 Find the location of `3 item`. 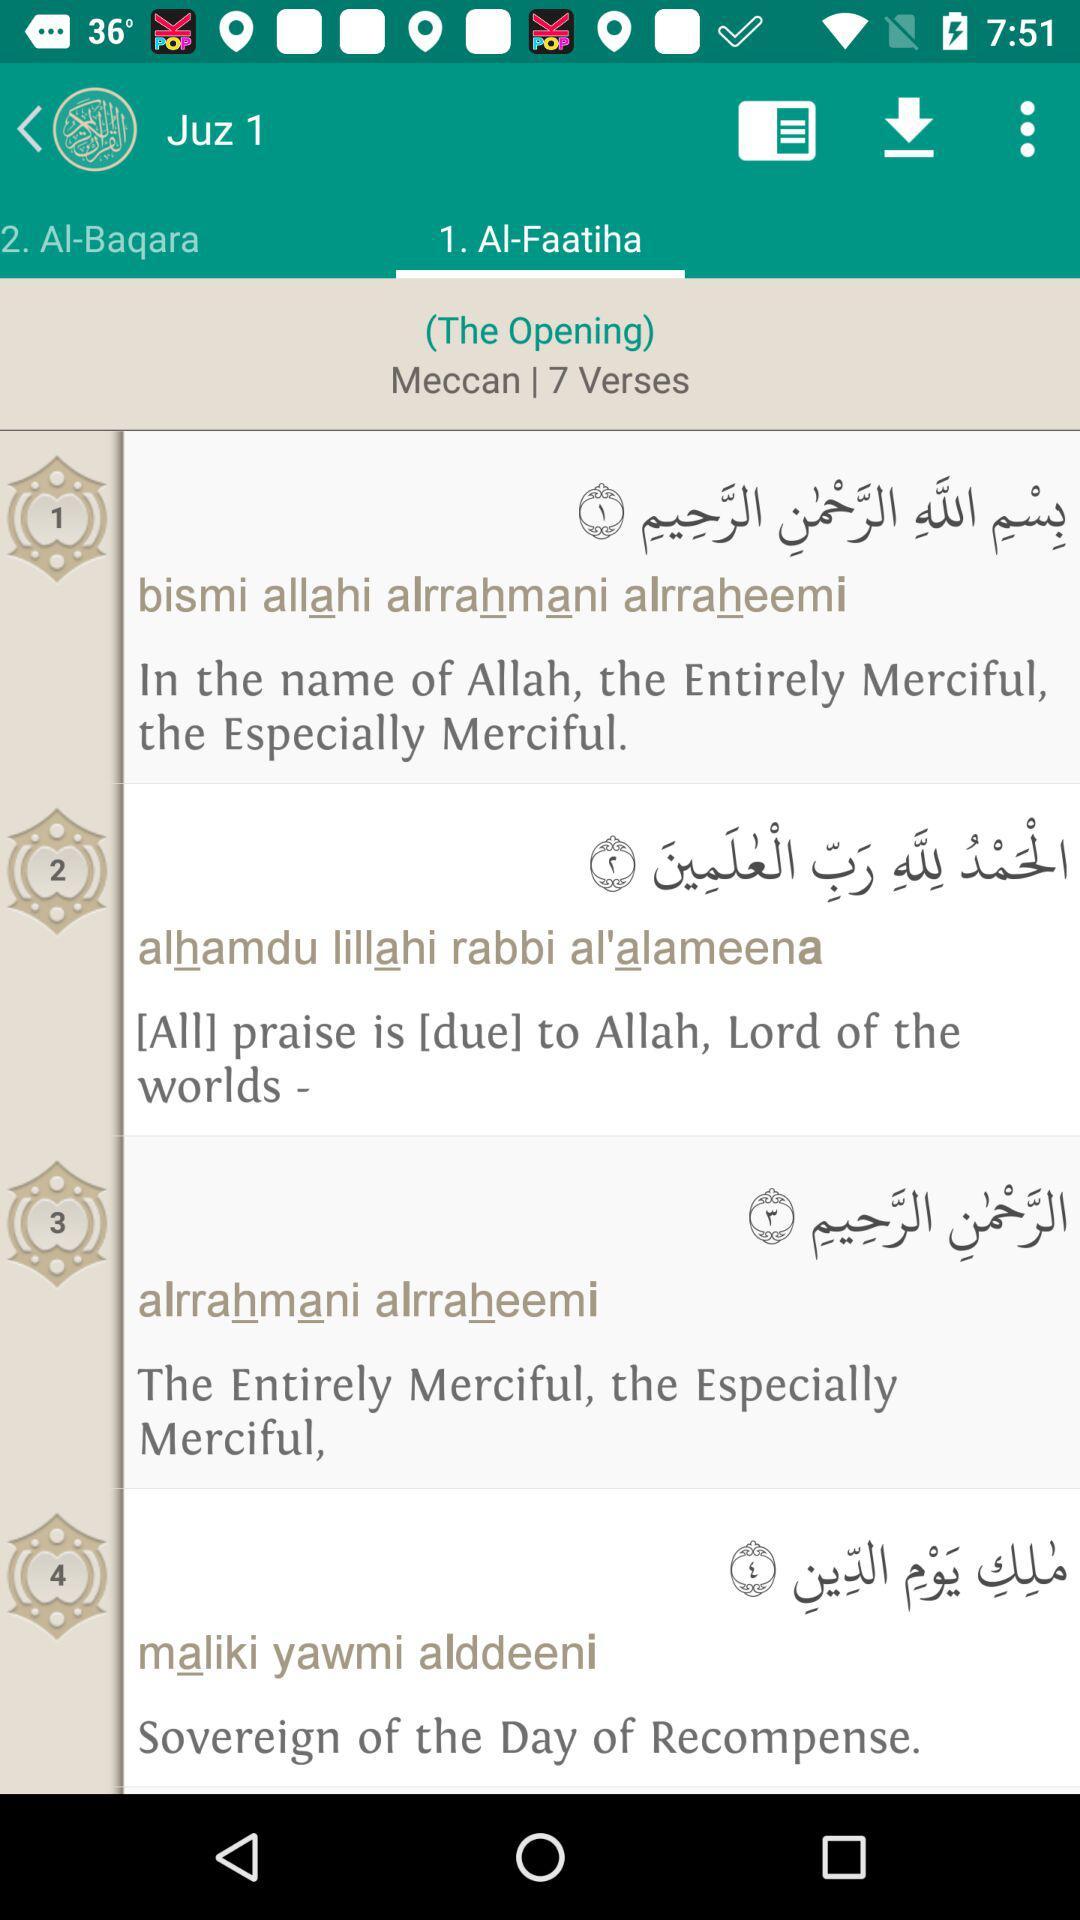

3 item is located at coordinates (56, 1223).